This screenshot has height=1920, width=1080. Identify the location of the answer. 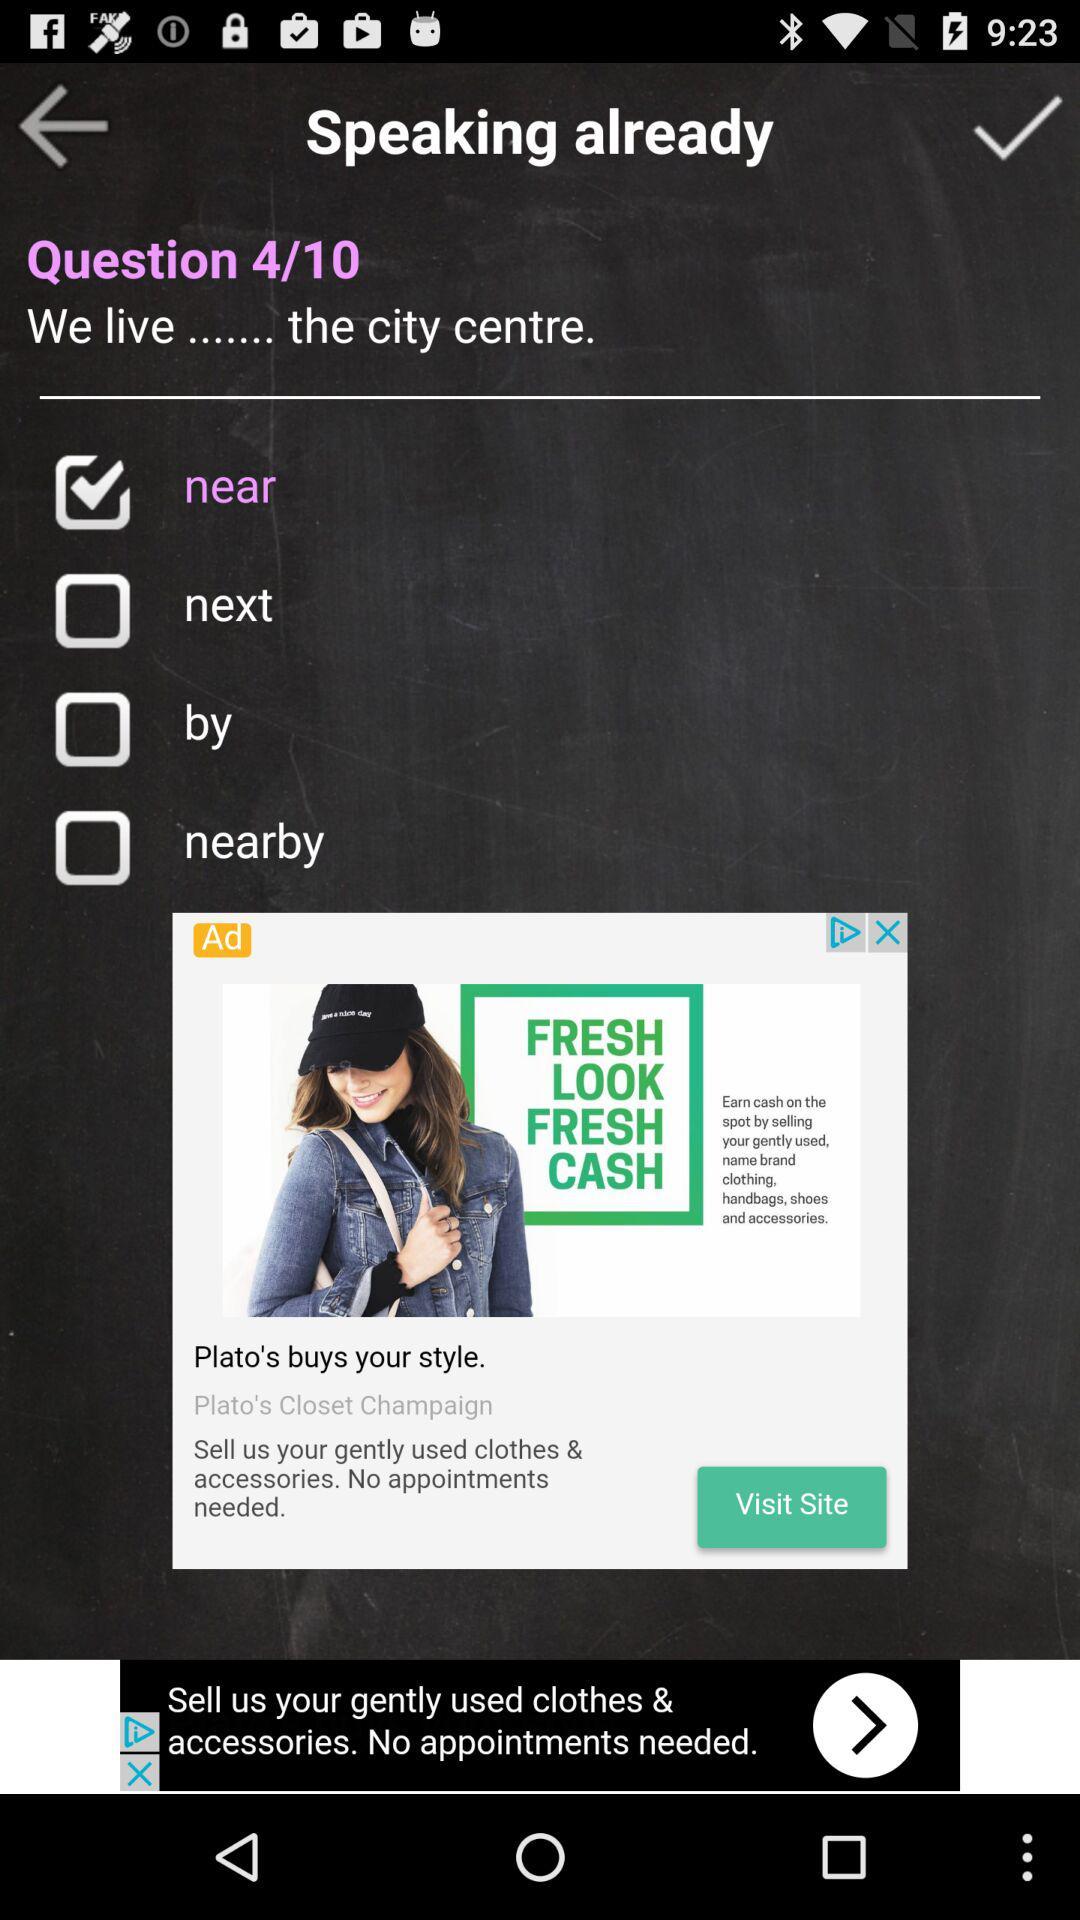
(1017, 124).